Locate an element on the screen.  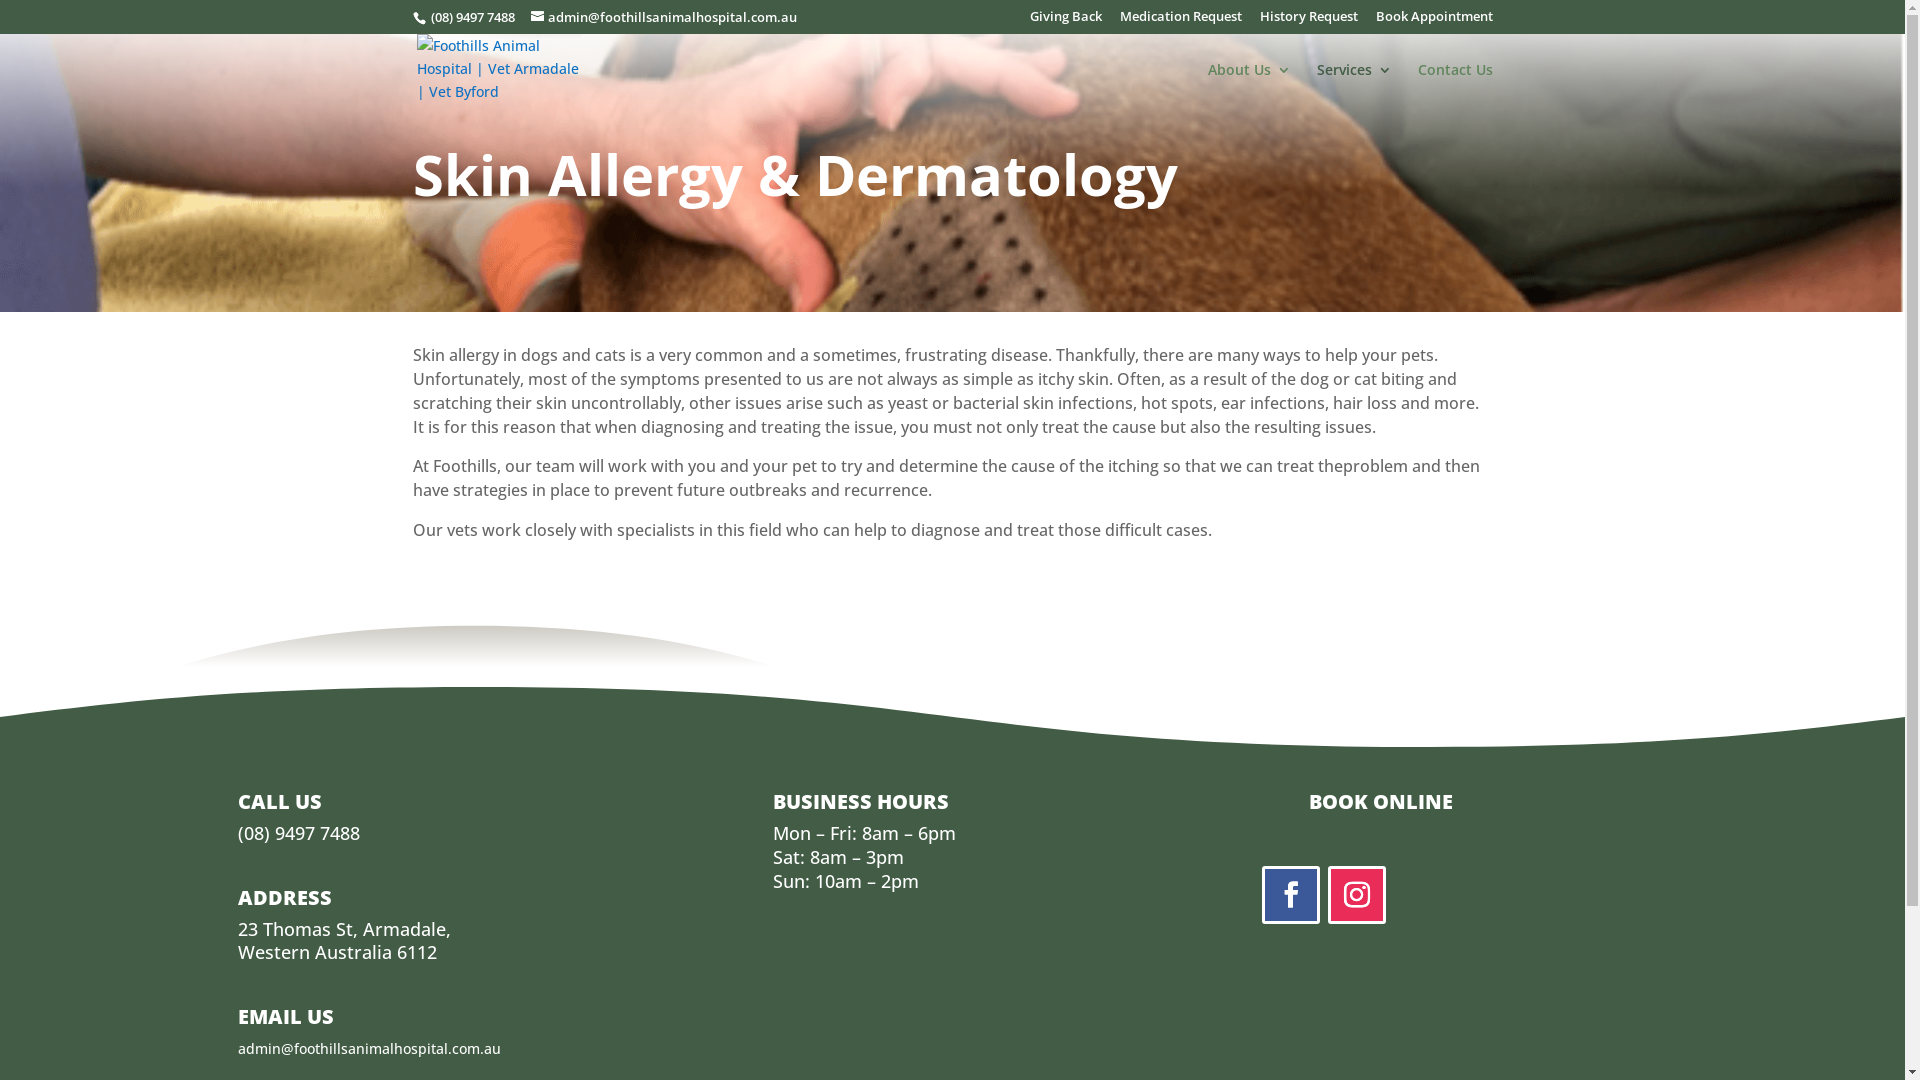
'Contact Us' is located at coordinates (1455, 85).